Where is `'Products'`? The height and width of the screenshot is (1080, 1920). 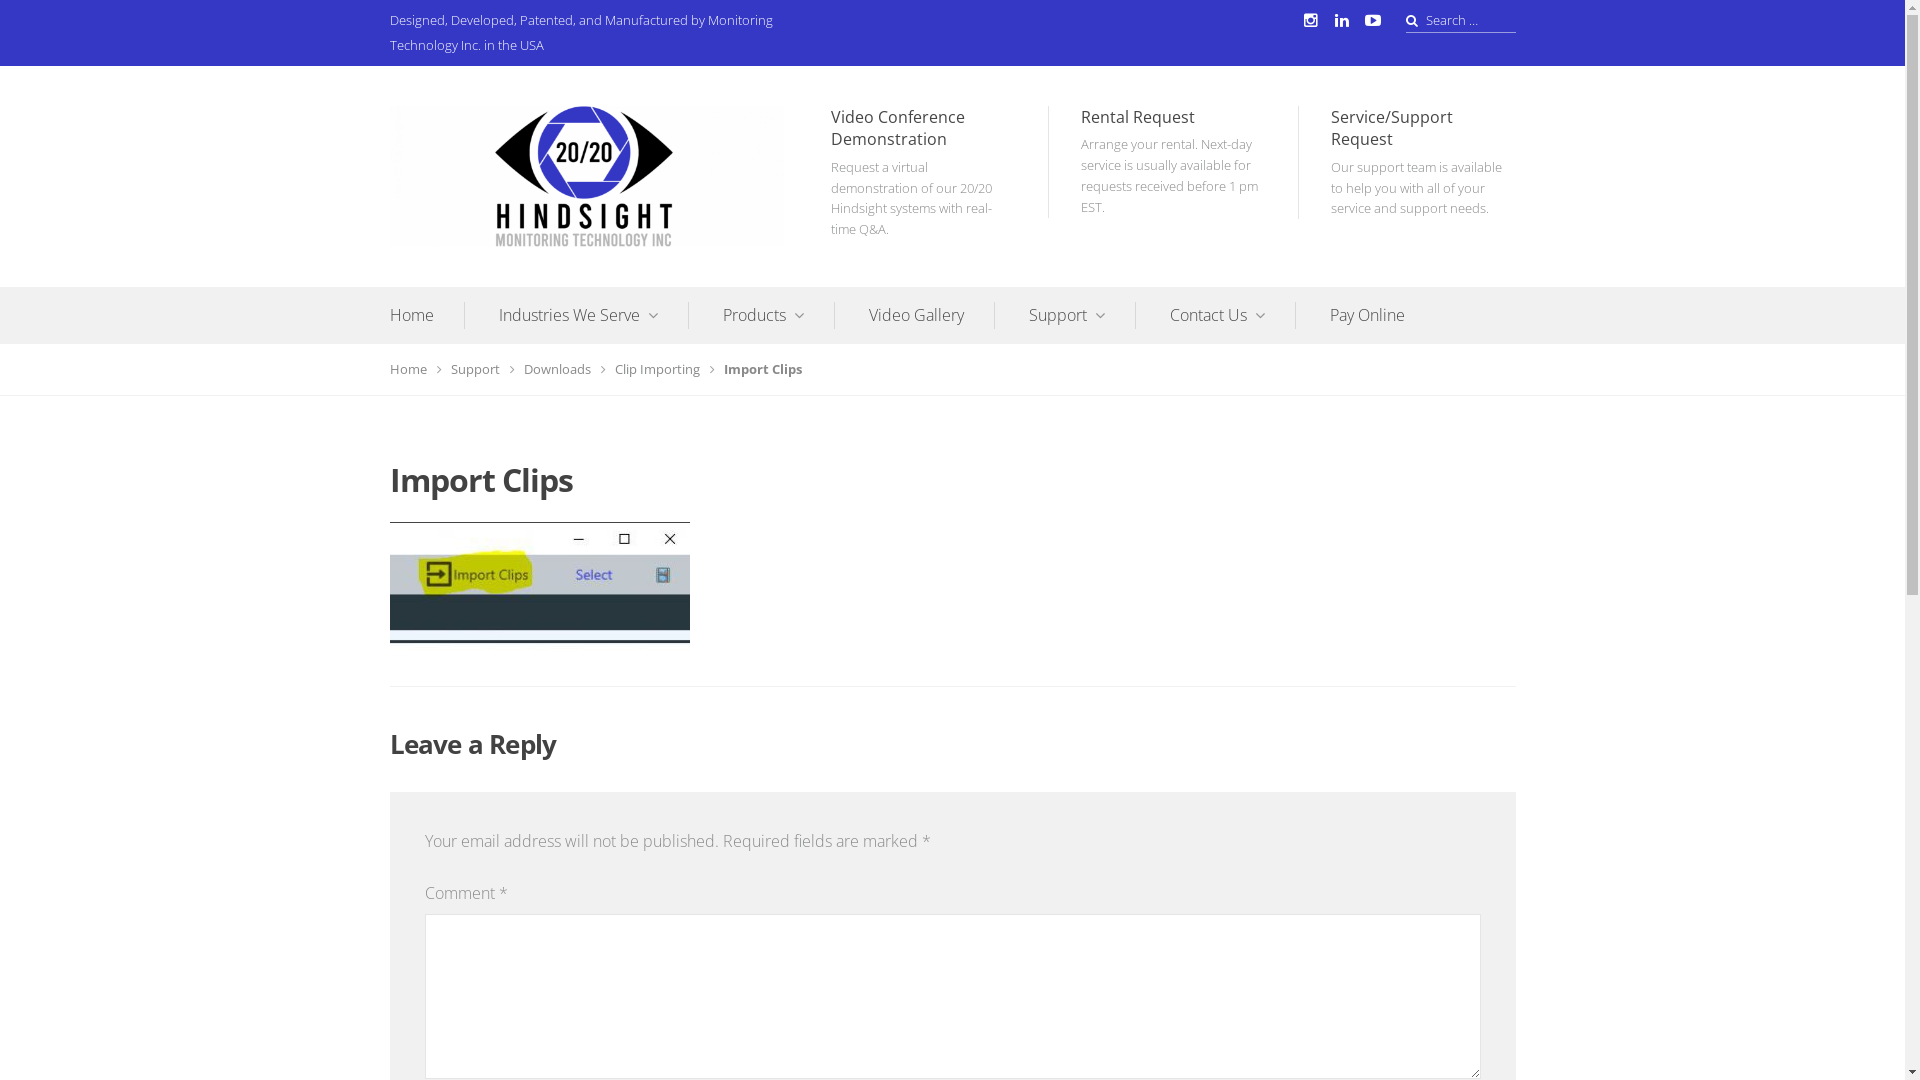 'Products' is located at coordinates (776, 315).